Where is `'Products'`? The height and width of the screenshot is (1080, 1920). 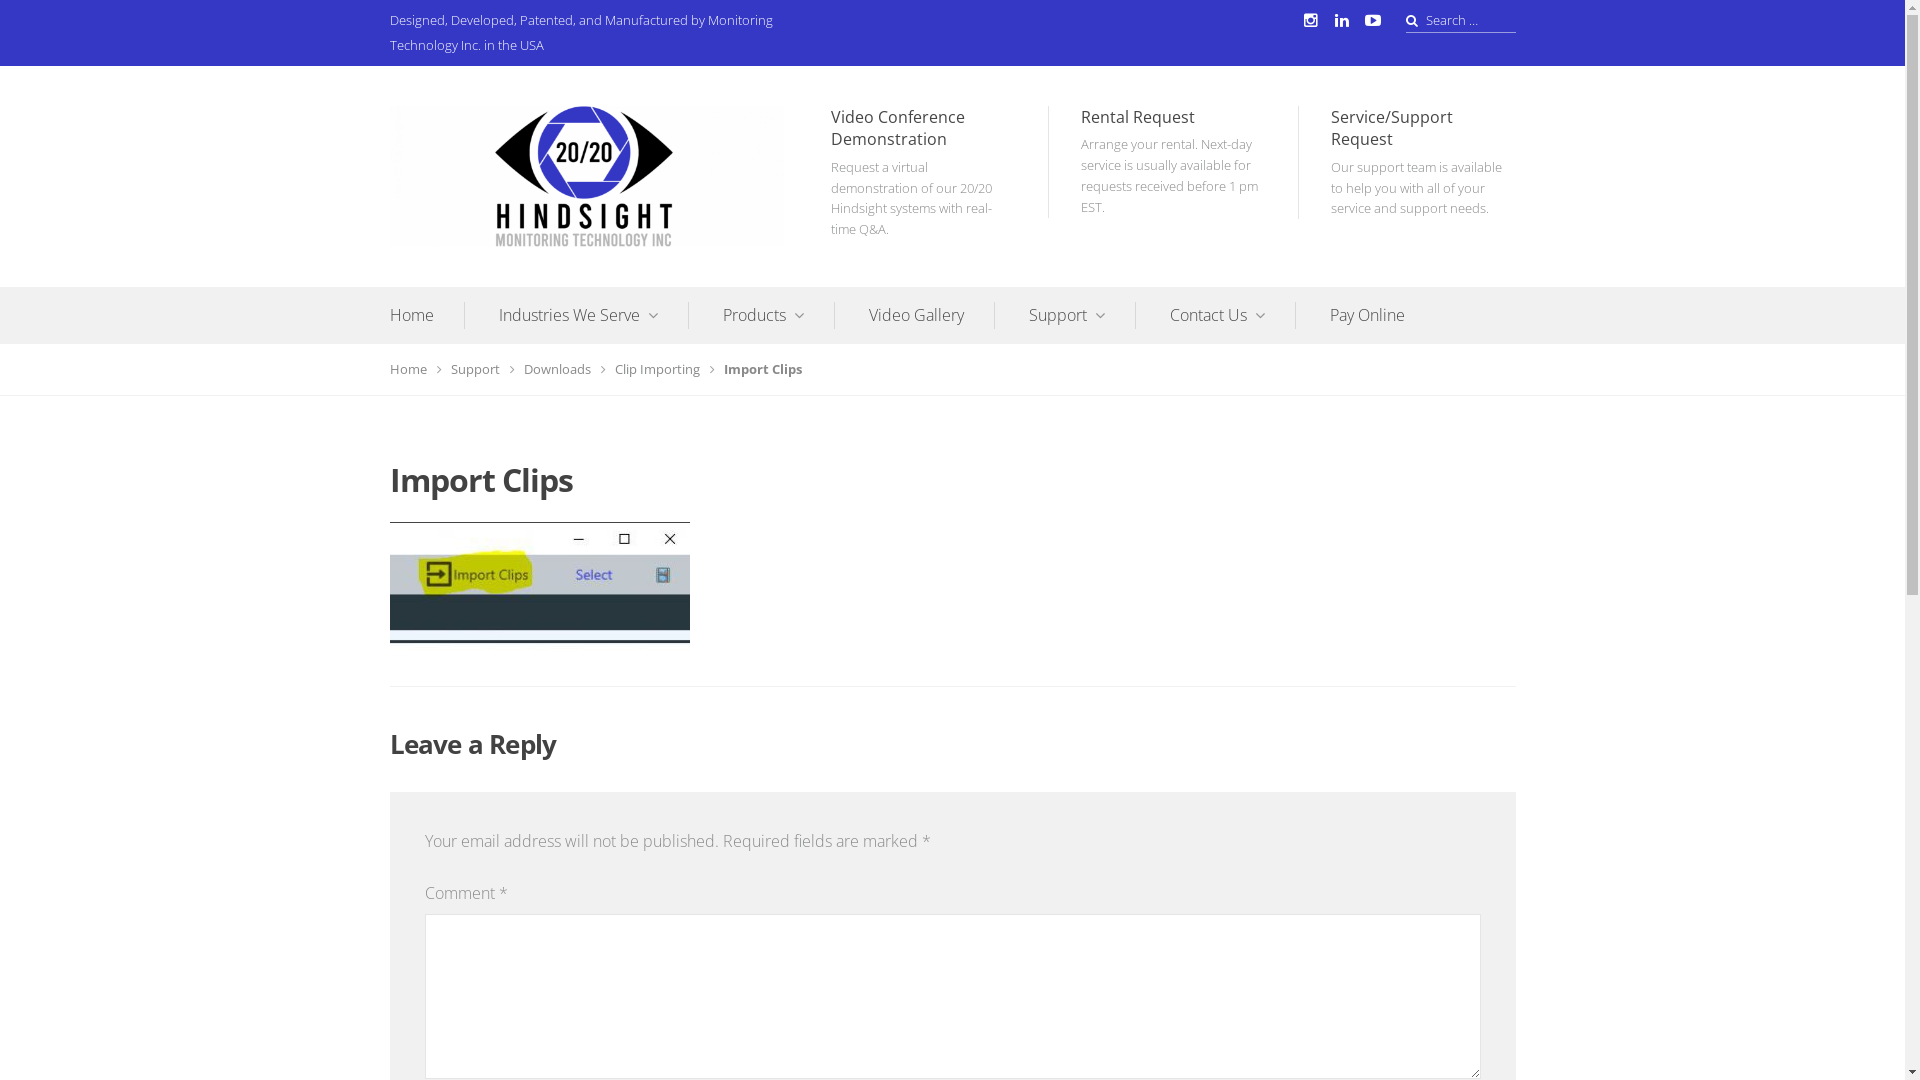 'Products' is located at coordinates (776, 315).